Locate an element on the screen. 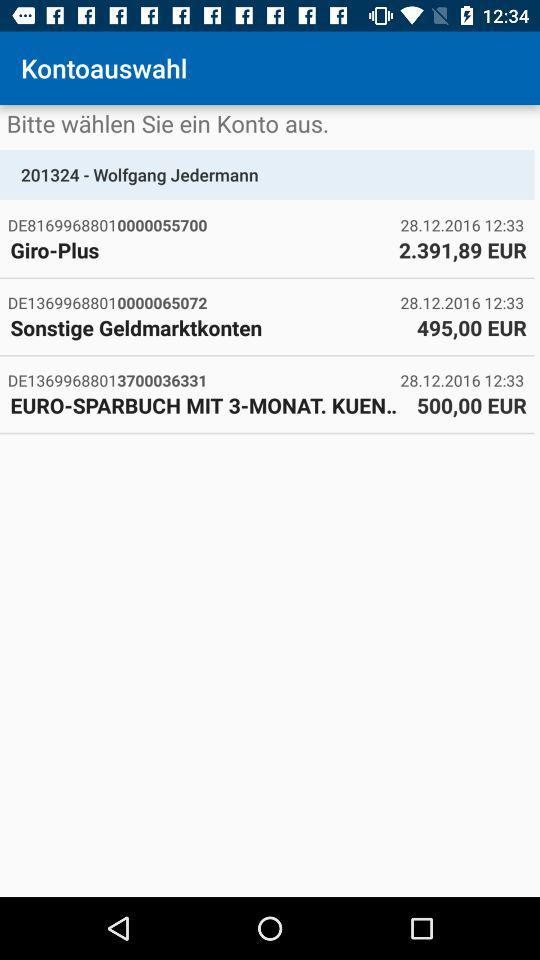  icon to the left of 500,00 eur item is located at coordinates (207, 404).